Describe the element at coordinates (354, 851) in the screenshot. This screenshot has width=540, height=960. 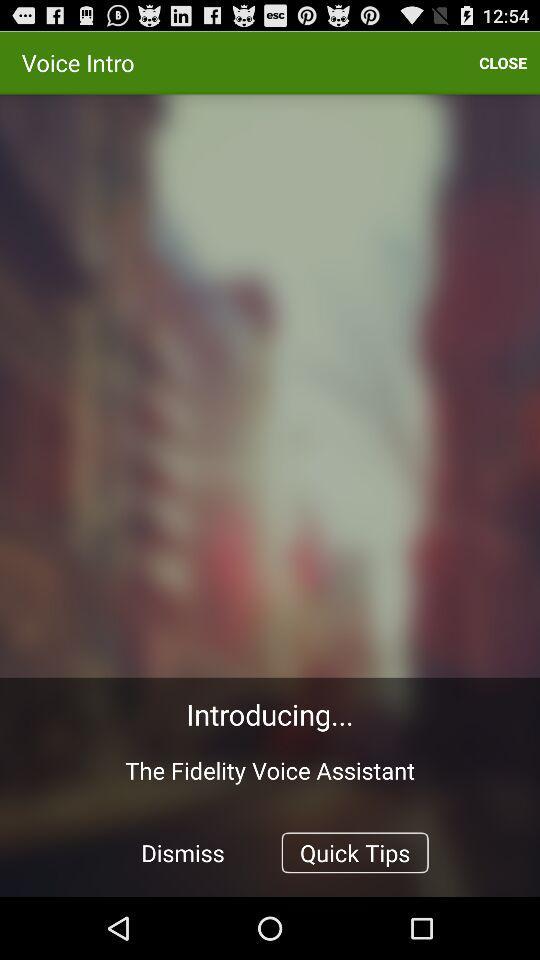
I see `quick tips button` at that location.